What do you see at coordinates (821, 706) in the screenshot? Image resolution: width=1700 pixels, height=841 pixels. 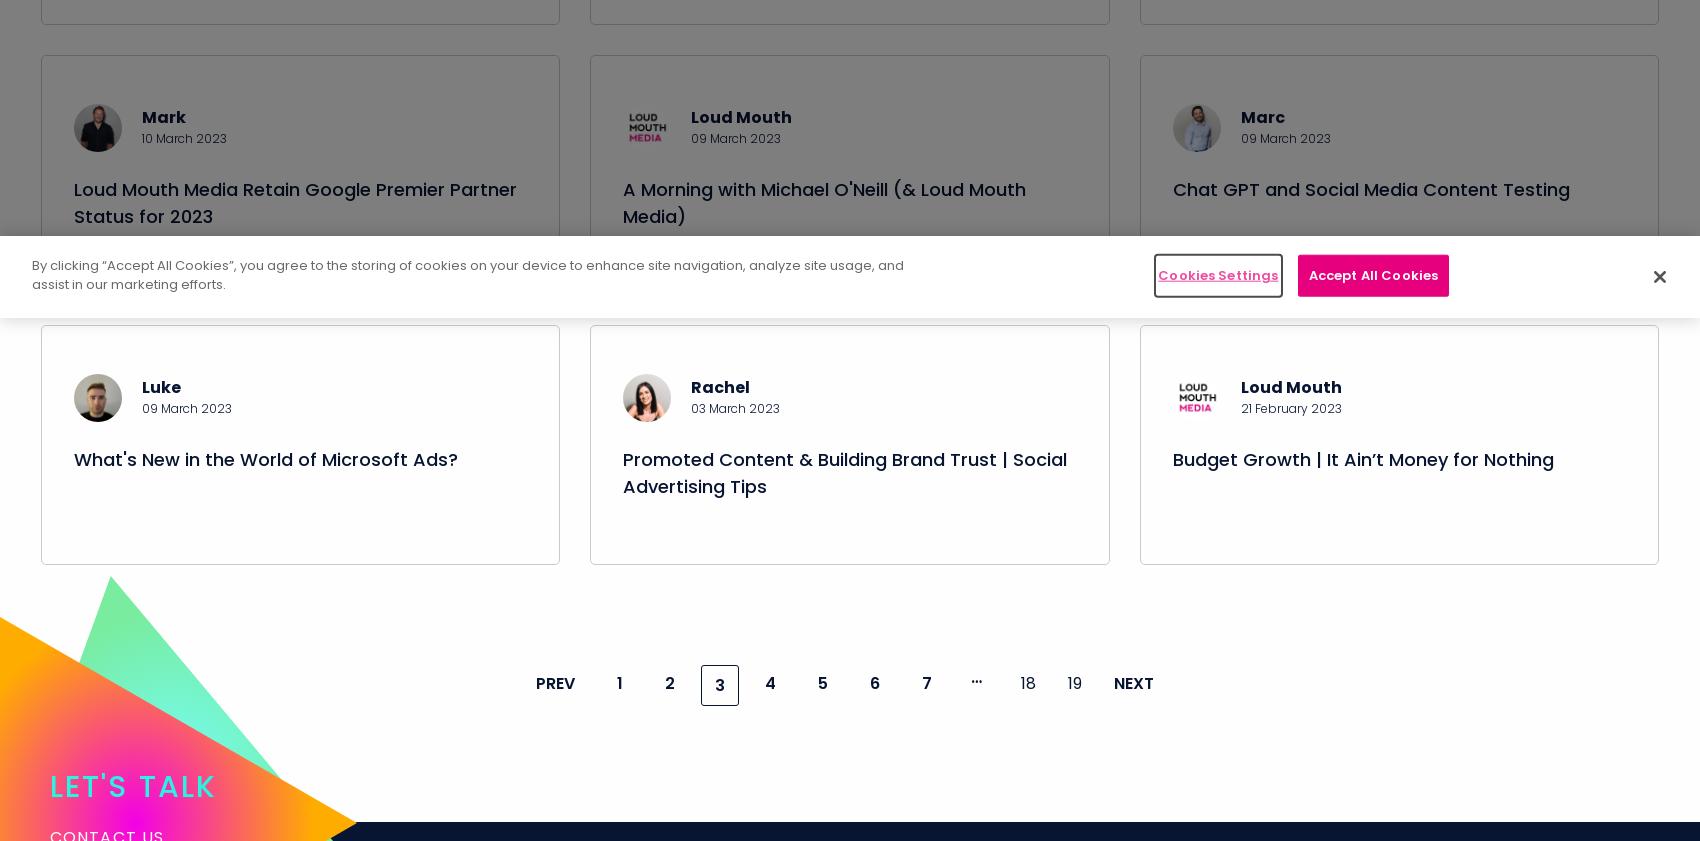 I see `'5'` at bounding box center [821, 706].